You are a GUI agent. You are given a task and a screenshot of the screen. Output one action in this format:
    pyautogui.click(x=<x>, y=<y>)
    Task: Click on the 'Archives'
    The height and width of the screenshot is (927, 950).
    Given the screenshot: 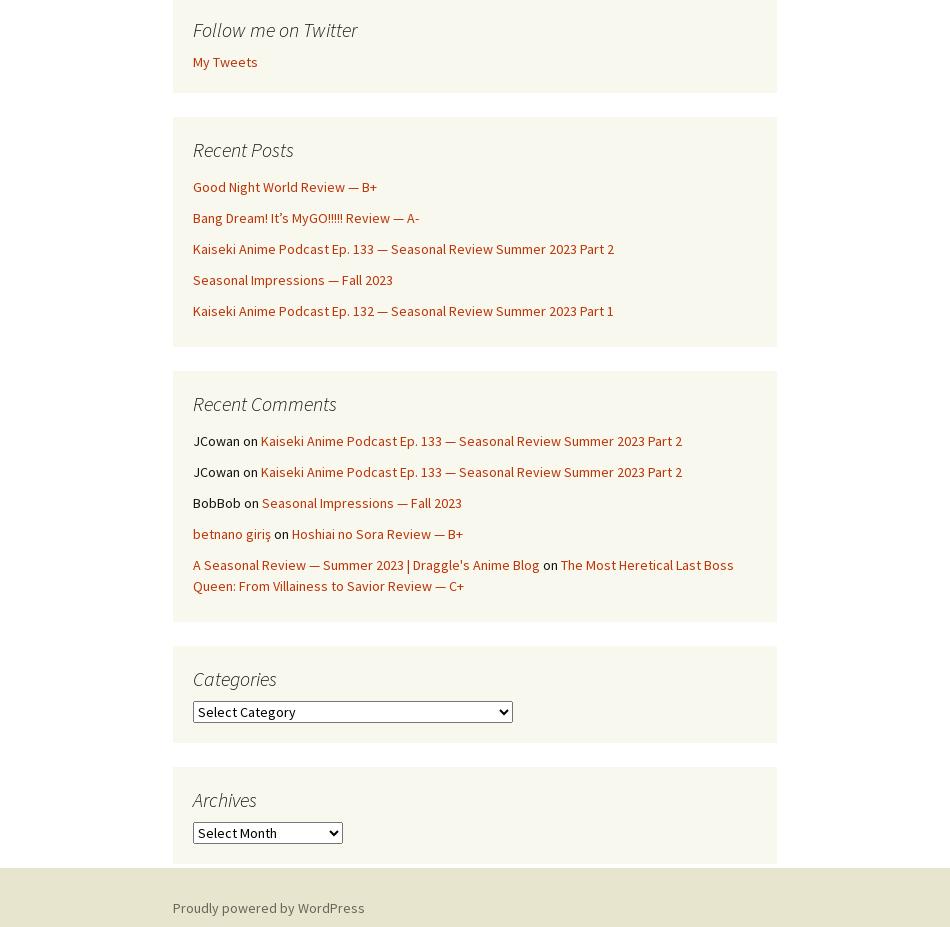 What is the action you would take?
    pyautogui.click(x=224, y=799)
    